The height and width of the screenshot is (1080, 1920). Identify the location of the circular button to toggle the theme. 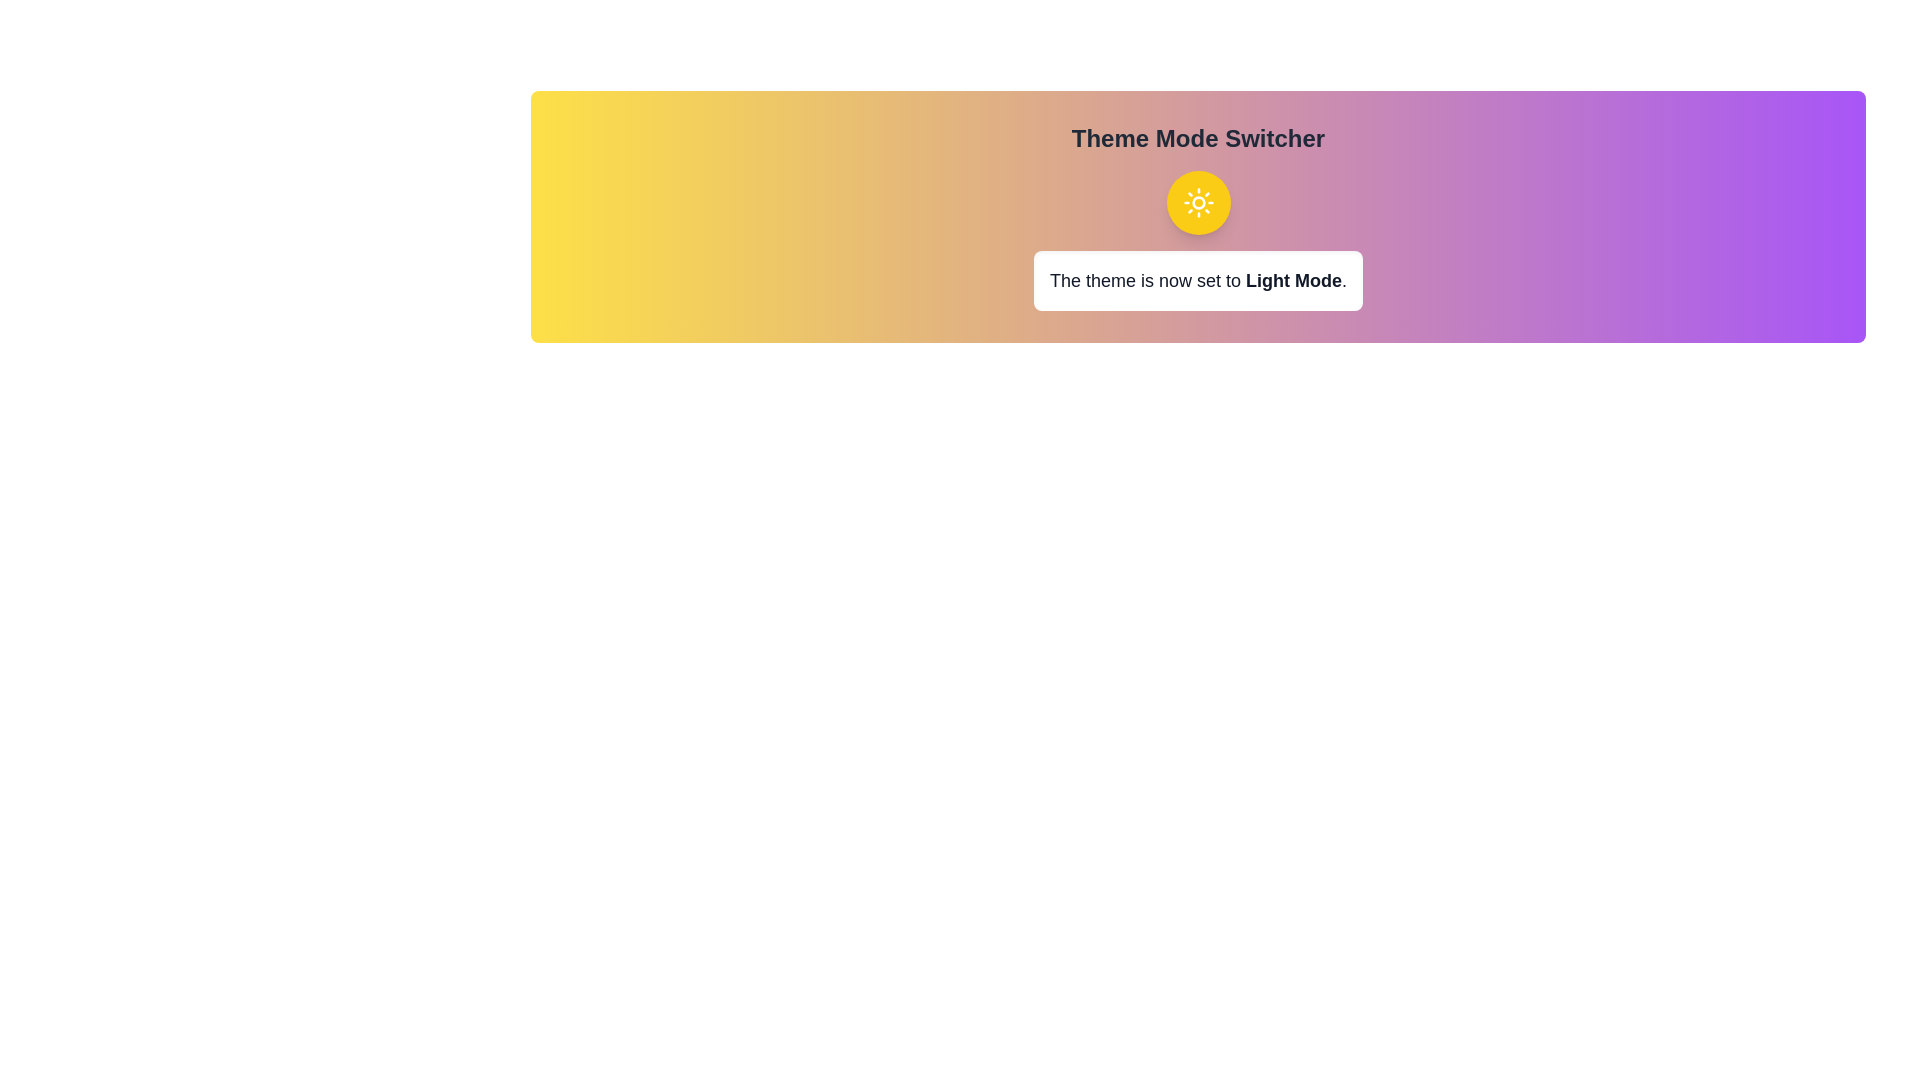
(1198, 203).